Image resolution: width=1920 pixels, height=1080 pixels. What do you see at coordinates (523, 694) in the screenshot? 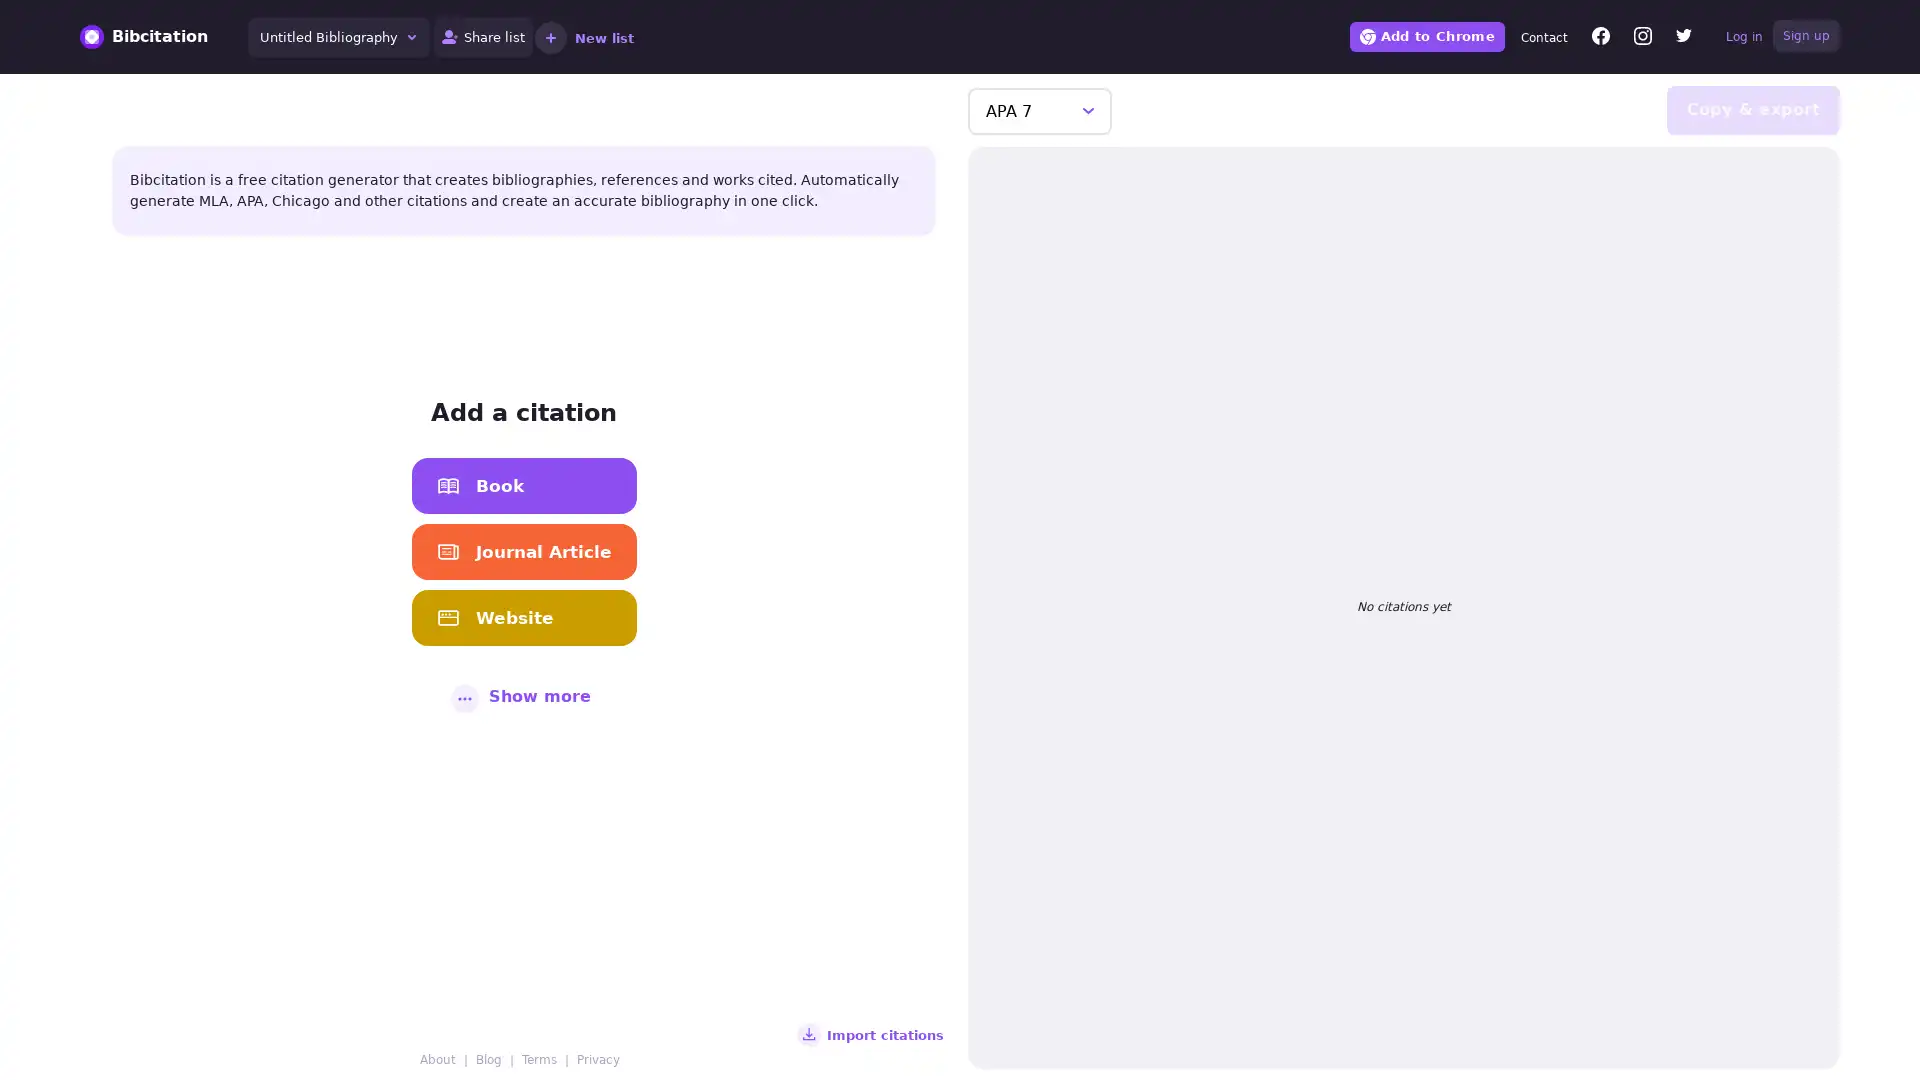
I see `Show more` at bounding box center [523, 694].